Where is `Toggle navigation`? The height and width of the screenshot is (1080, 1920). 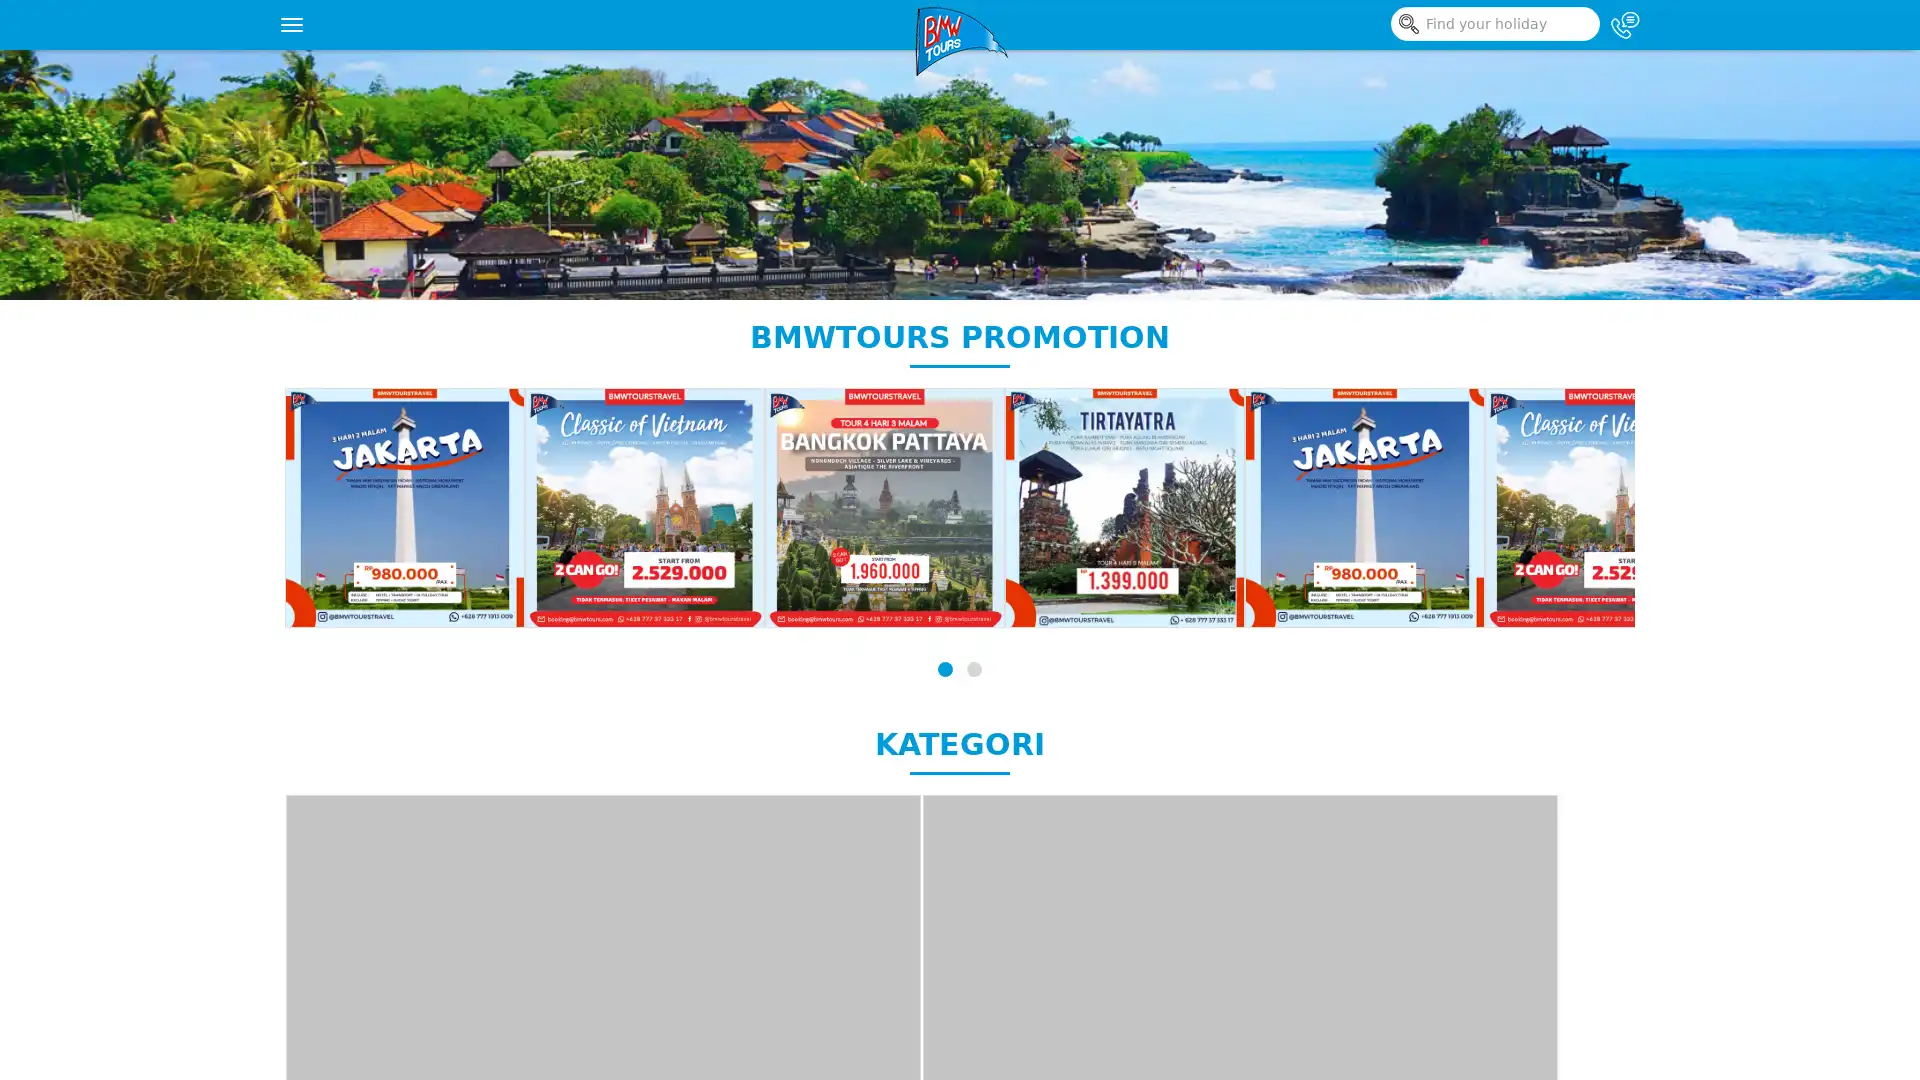 Toggle navigation is located at coordinates (291, 24).